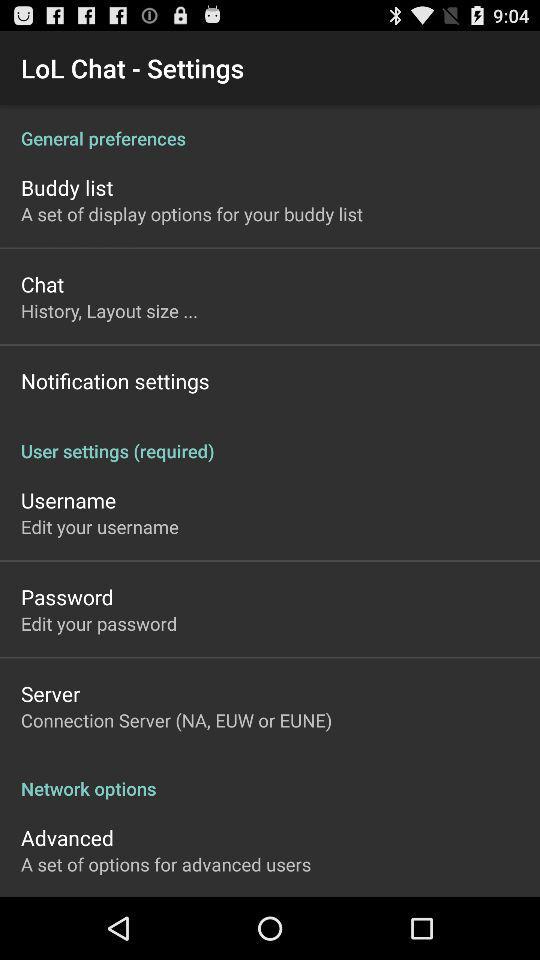  Describe the element at coordinates (109, 310) in the screenshot. I see `icon below chat app` at that location.